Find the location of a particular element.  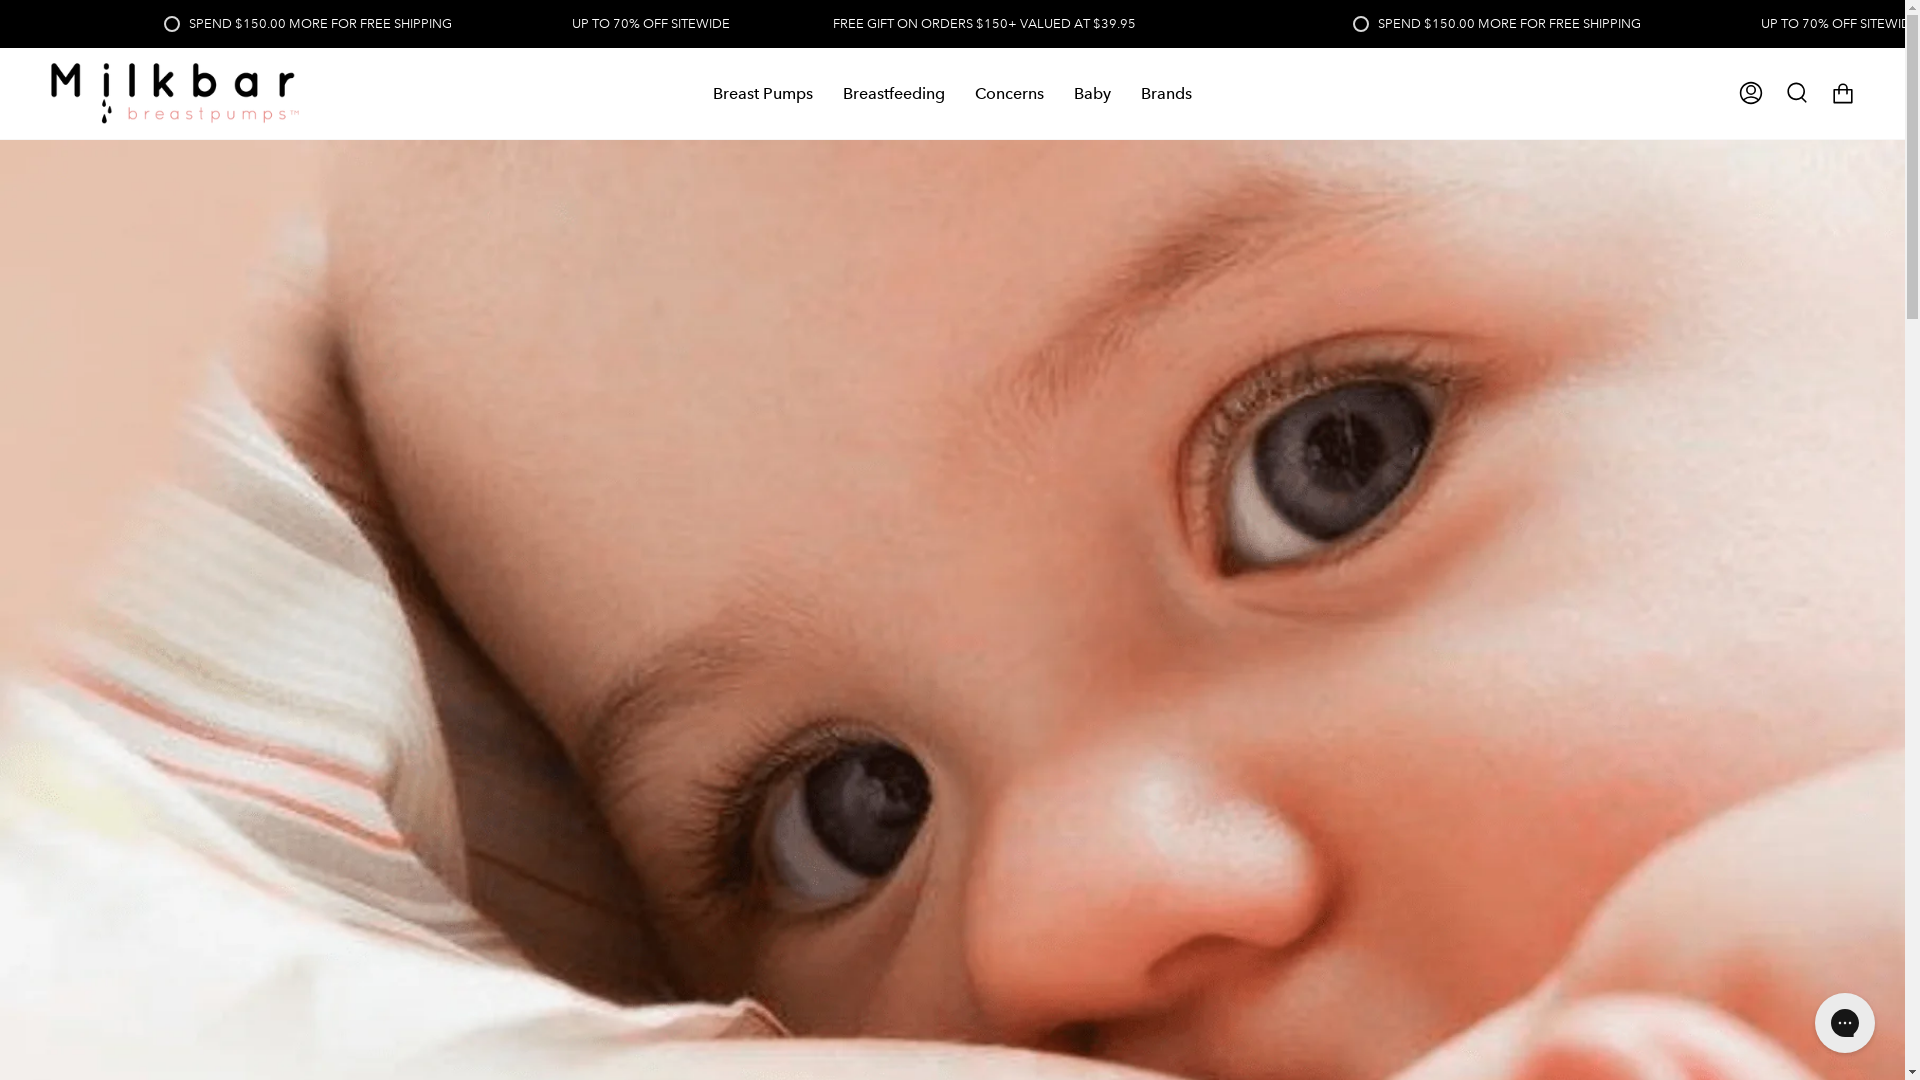

'Baby' is located at coordinates (1091, 93).